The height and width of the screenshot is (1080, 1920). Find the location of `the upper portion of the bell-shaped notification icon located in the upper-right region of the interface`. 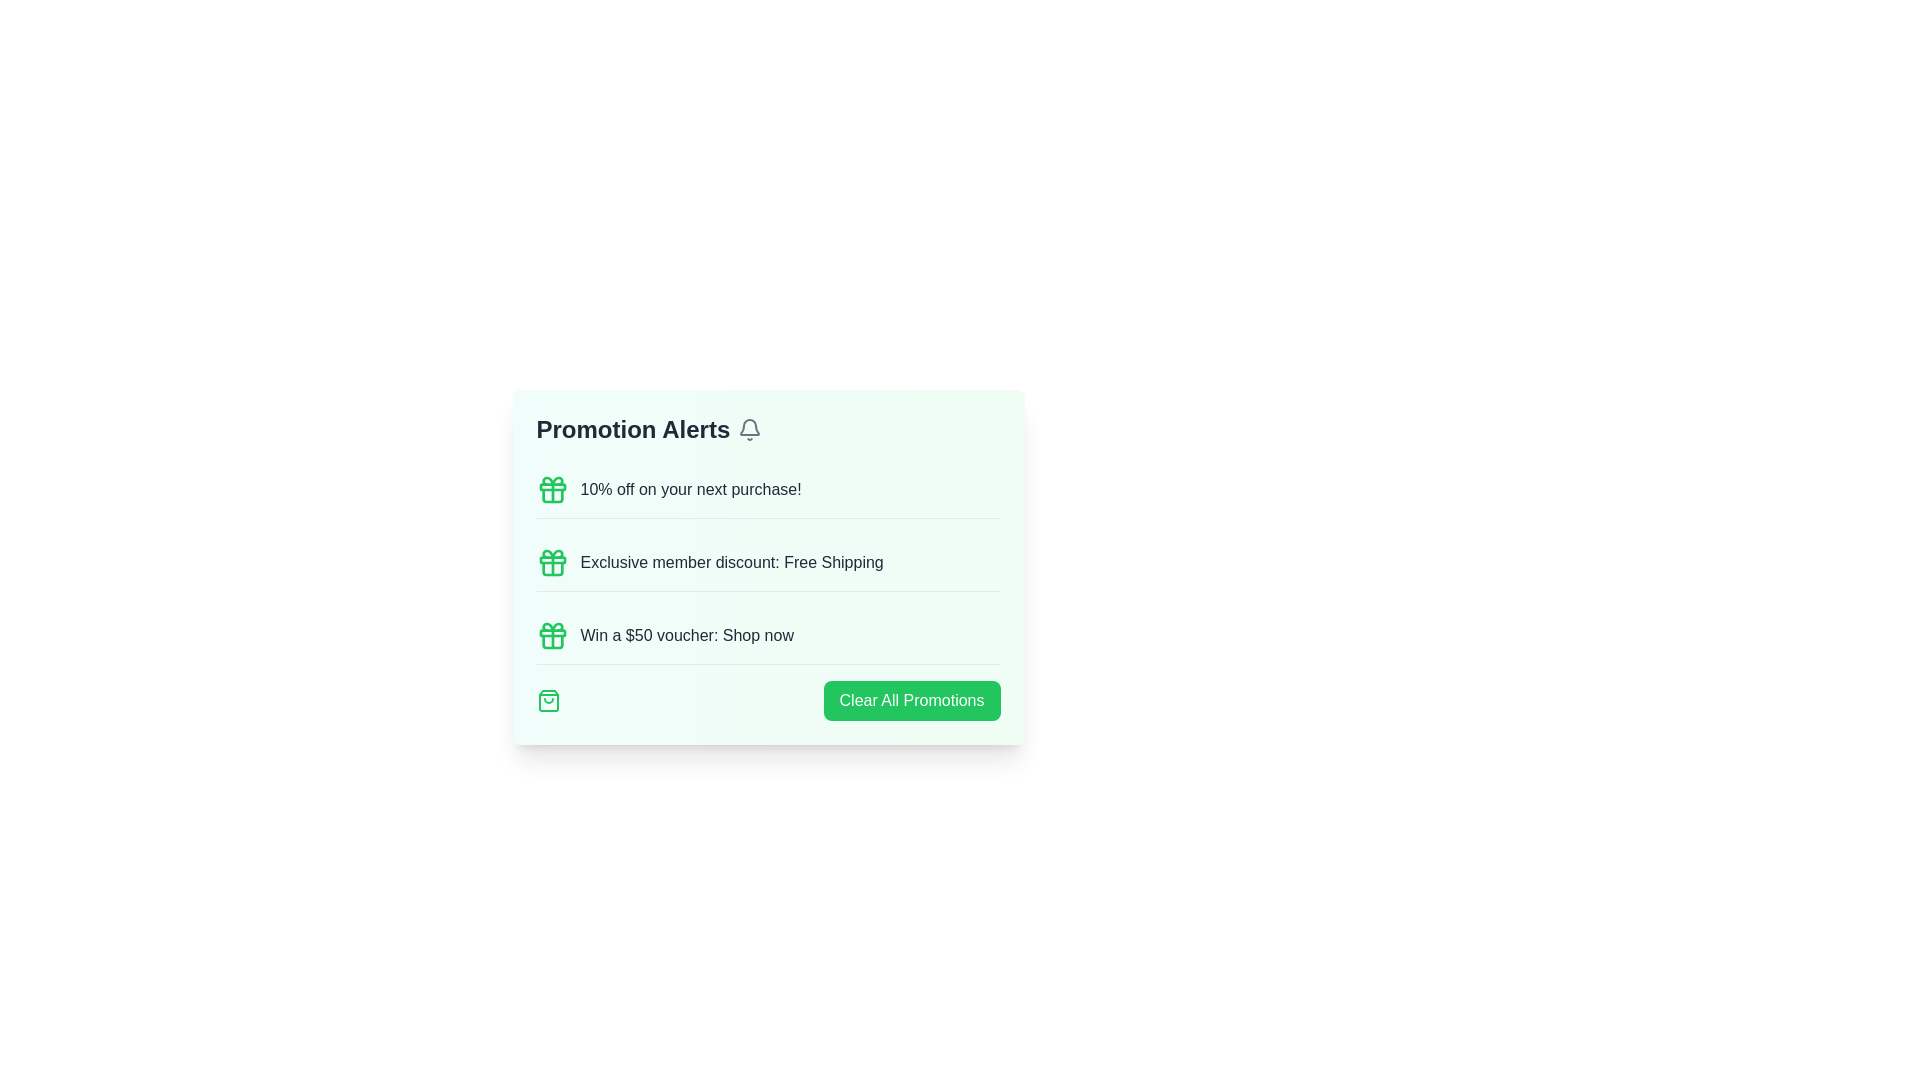

the upper portion of the bell-shaped notification icon located in the upper-right region of the interface is located at coordinates (749, 426).